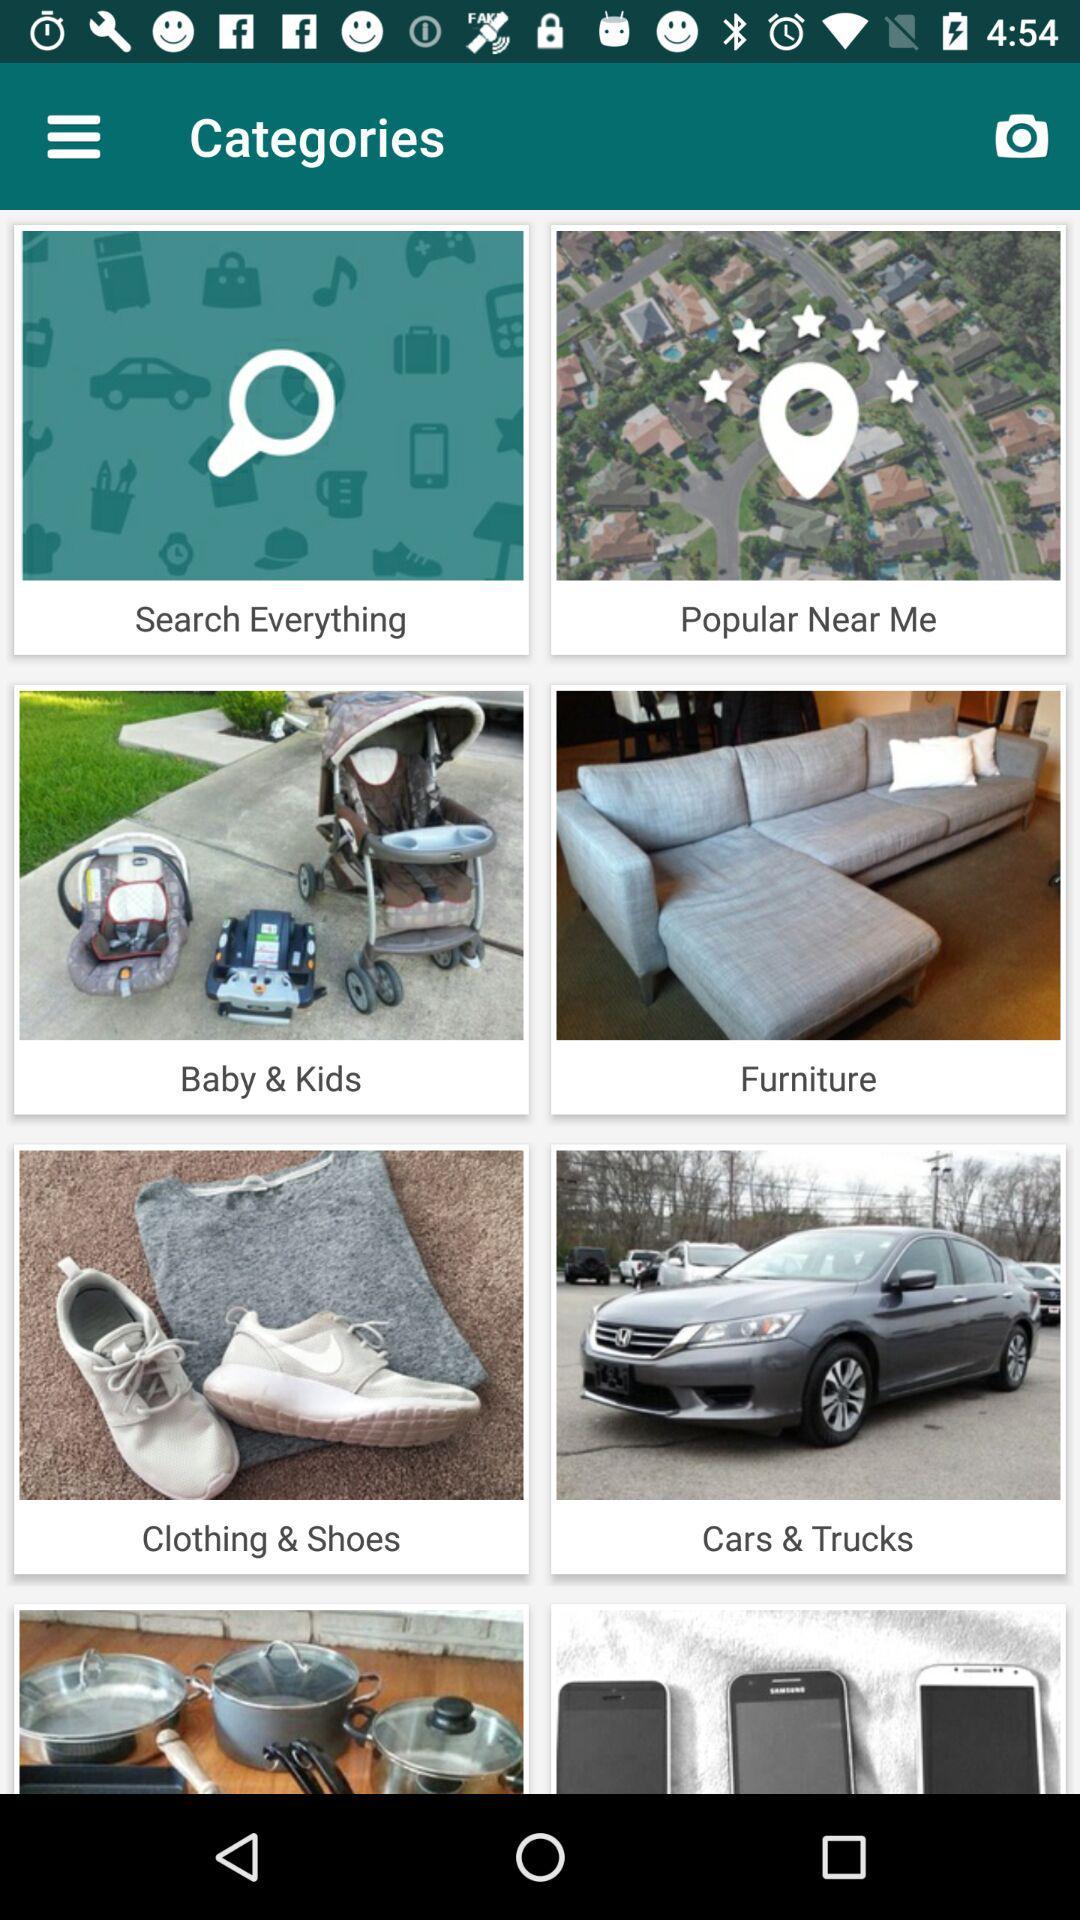  I want to click on the icon next to the categories, so click(72, 135).